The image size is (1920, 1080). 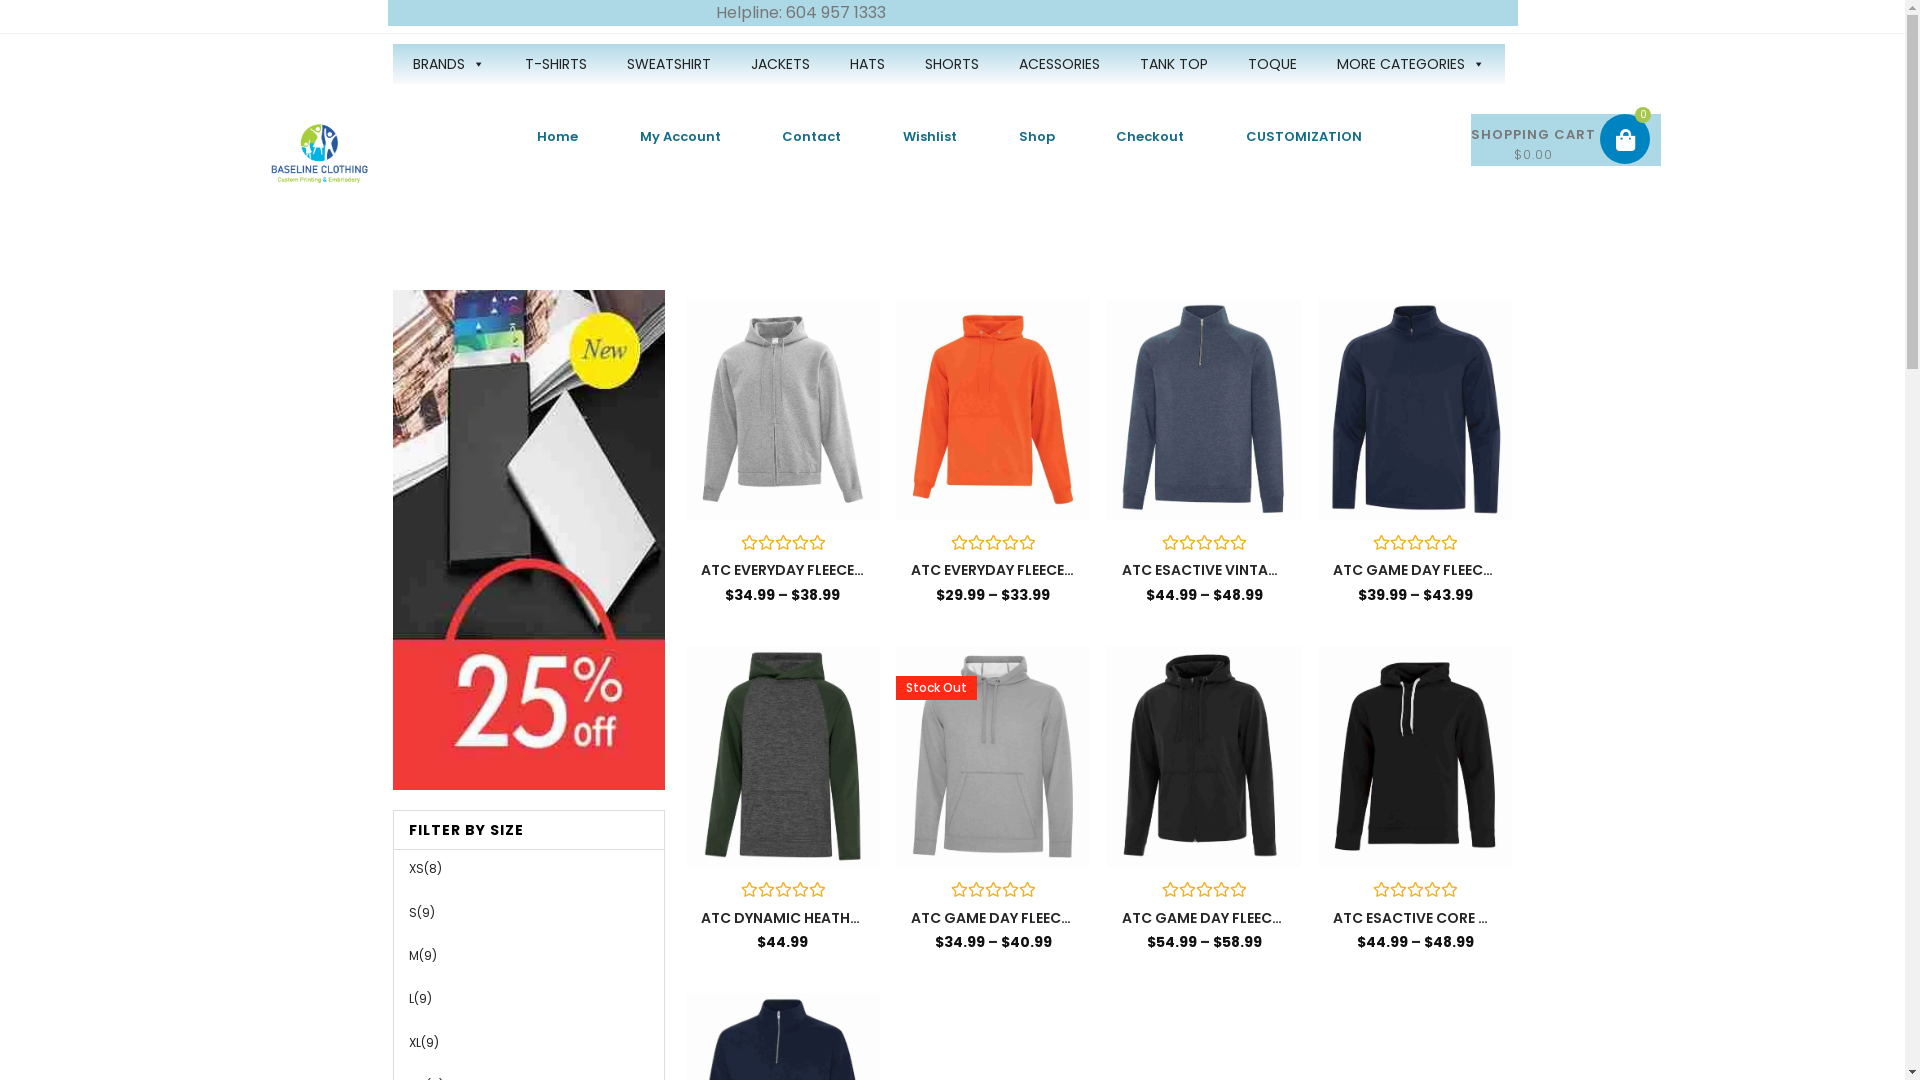 I want to click on 'XS', so click(x=407, y=867).